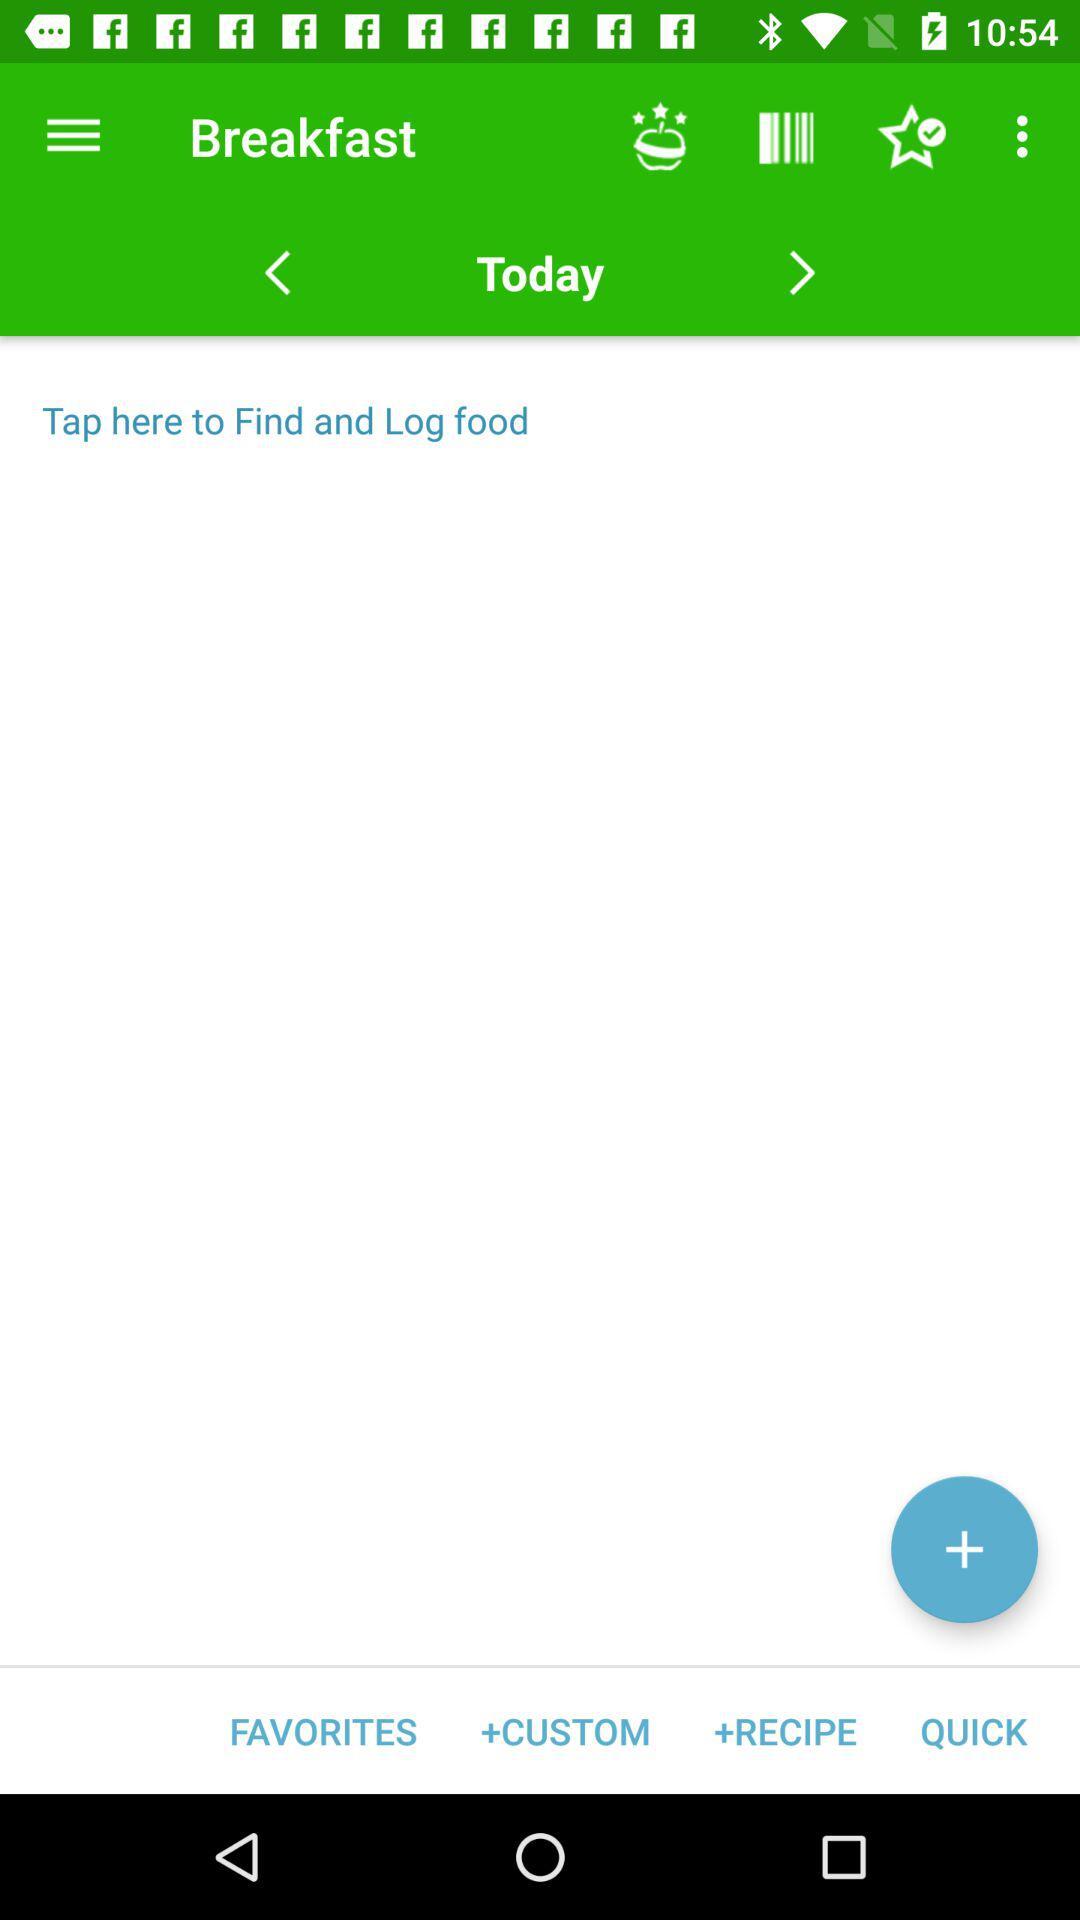  What do you see at coordinates (784, 1730) in the screenshot?
I see `the icon to the right of the +custom icon` at bounding box center [784, 1730].